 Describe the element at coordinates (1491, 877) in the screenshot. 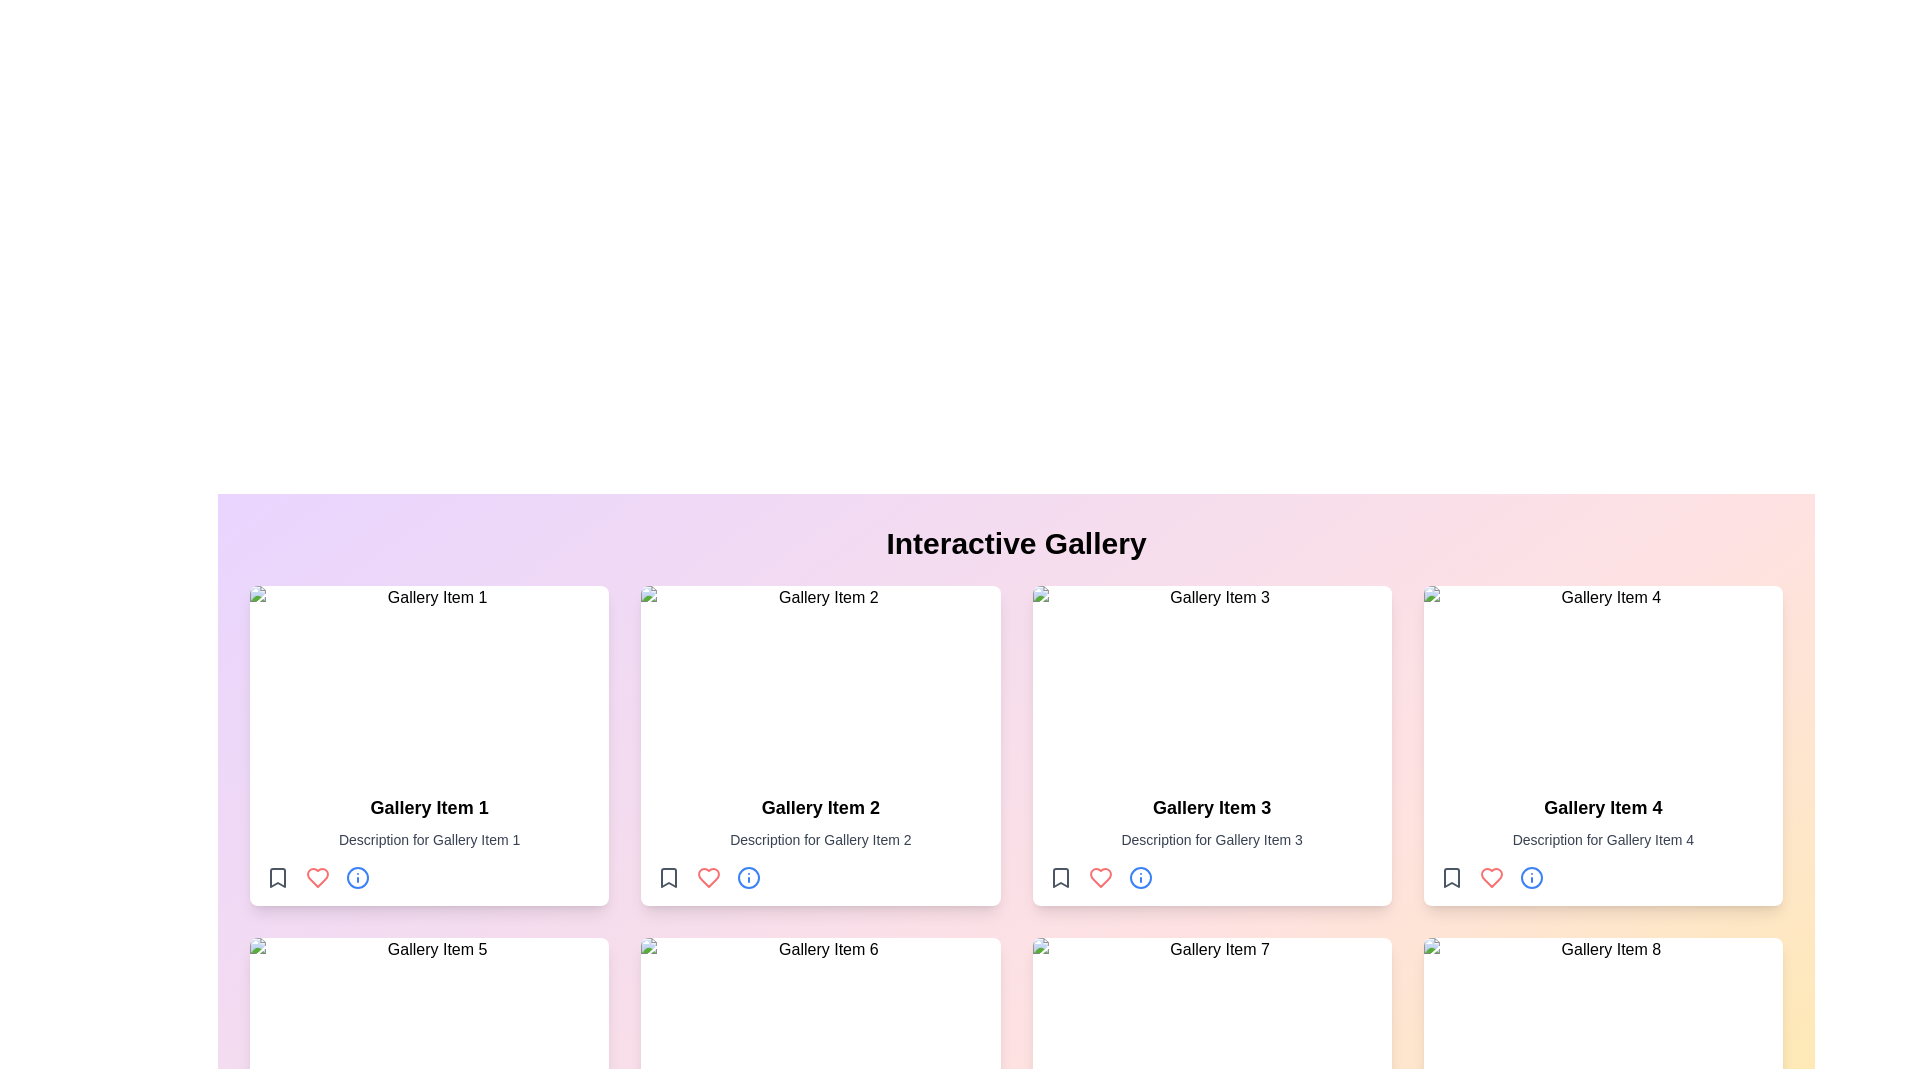

I see `the second interactive icon from the left in the group of three icons below the 'Gallery Item 4' card` at that location.